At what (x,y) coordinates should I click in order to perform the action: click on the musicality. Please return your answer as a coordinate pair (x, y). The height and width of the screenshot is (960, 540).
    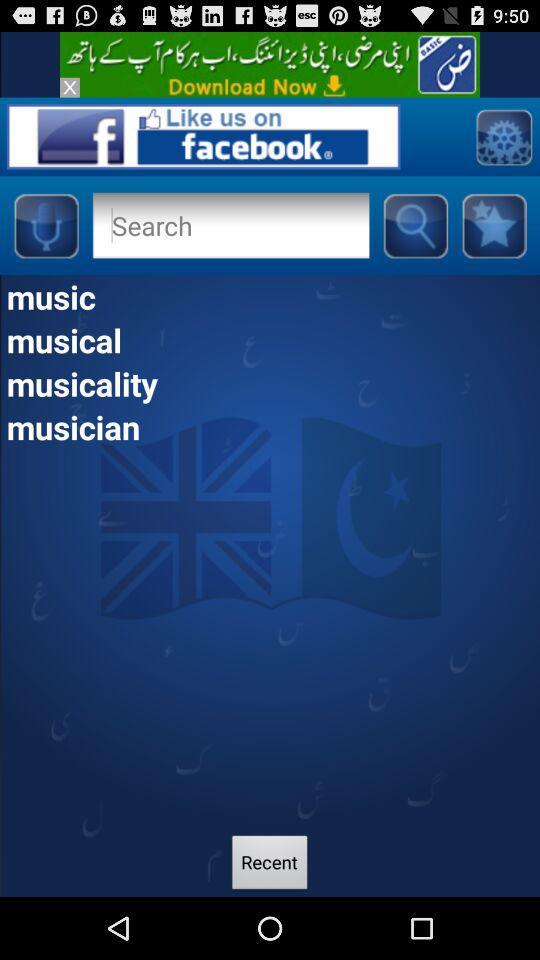
    Looking at the image, I should click on (270, 382).